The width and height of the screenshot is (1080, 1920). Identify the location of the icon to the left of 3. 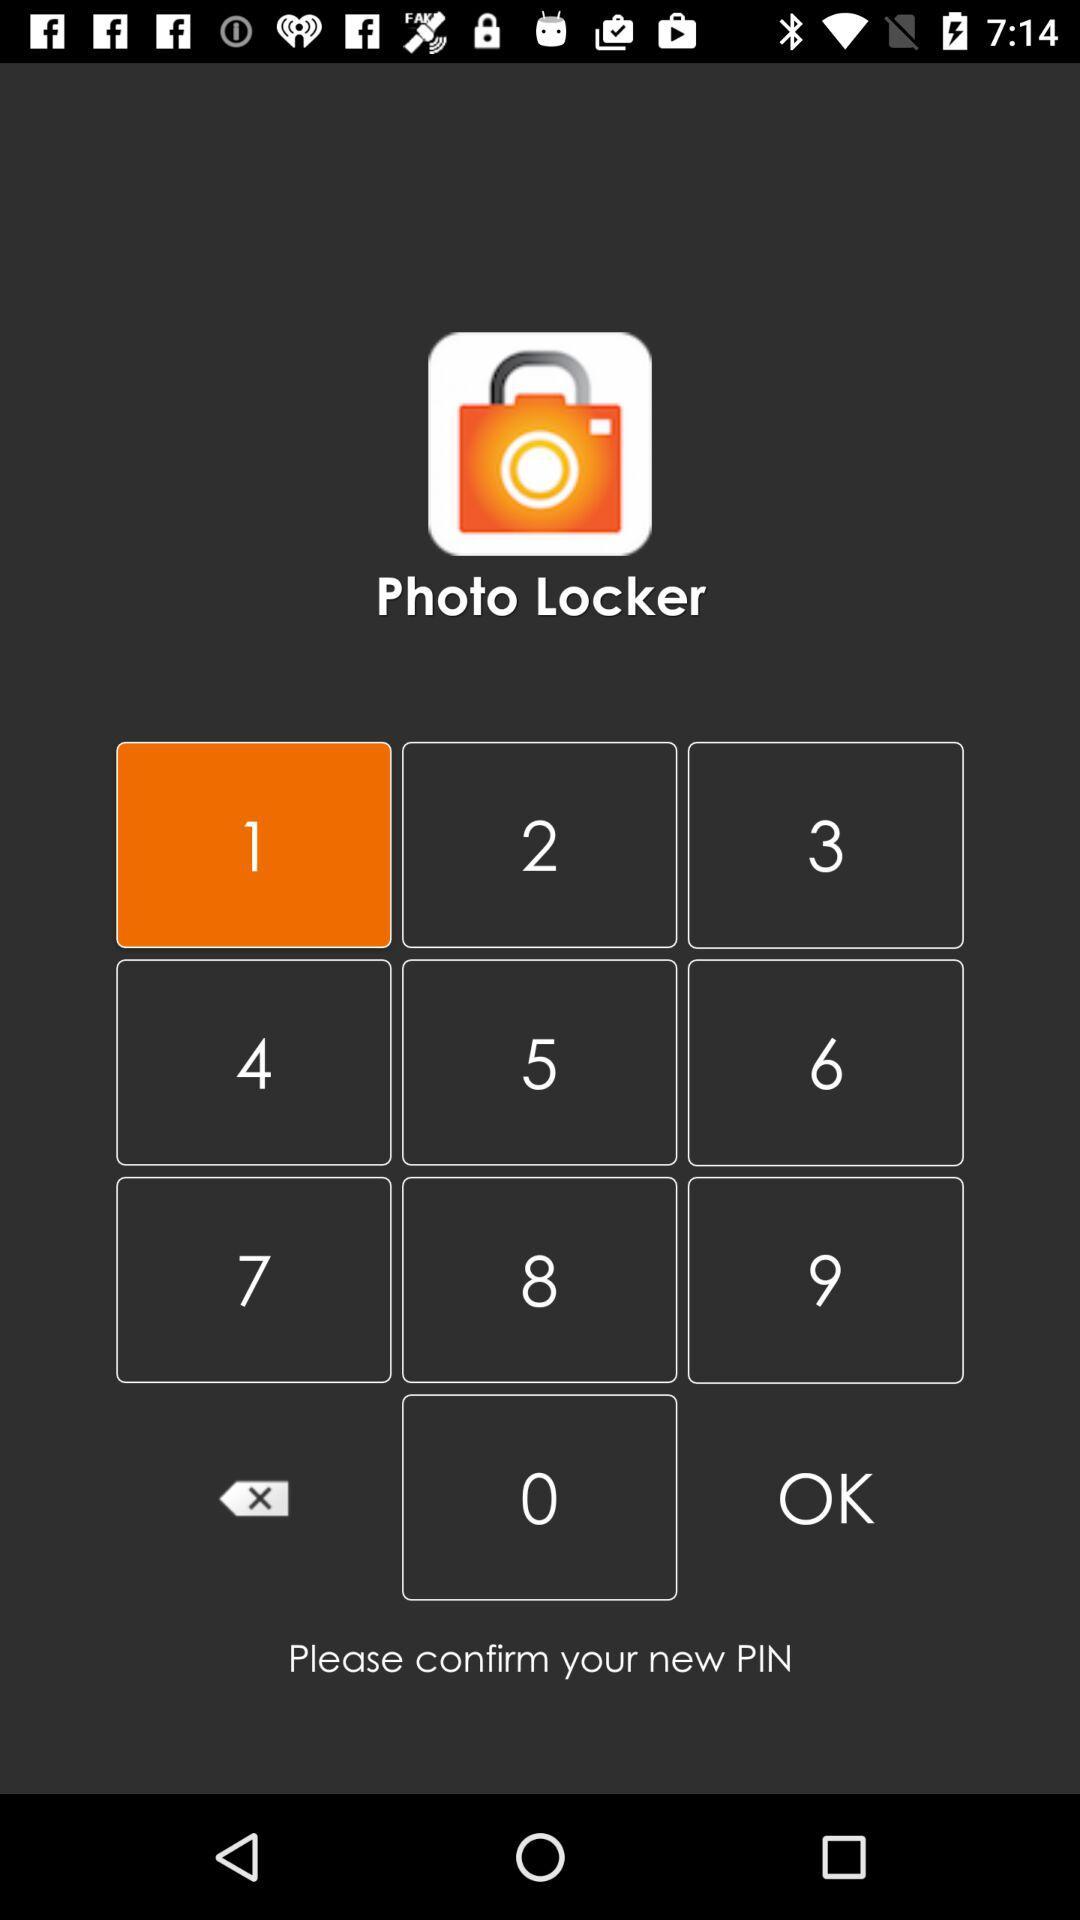
(538, 1061).